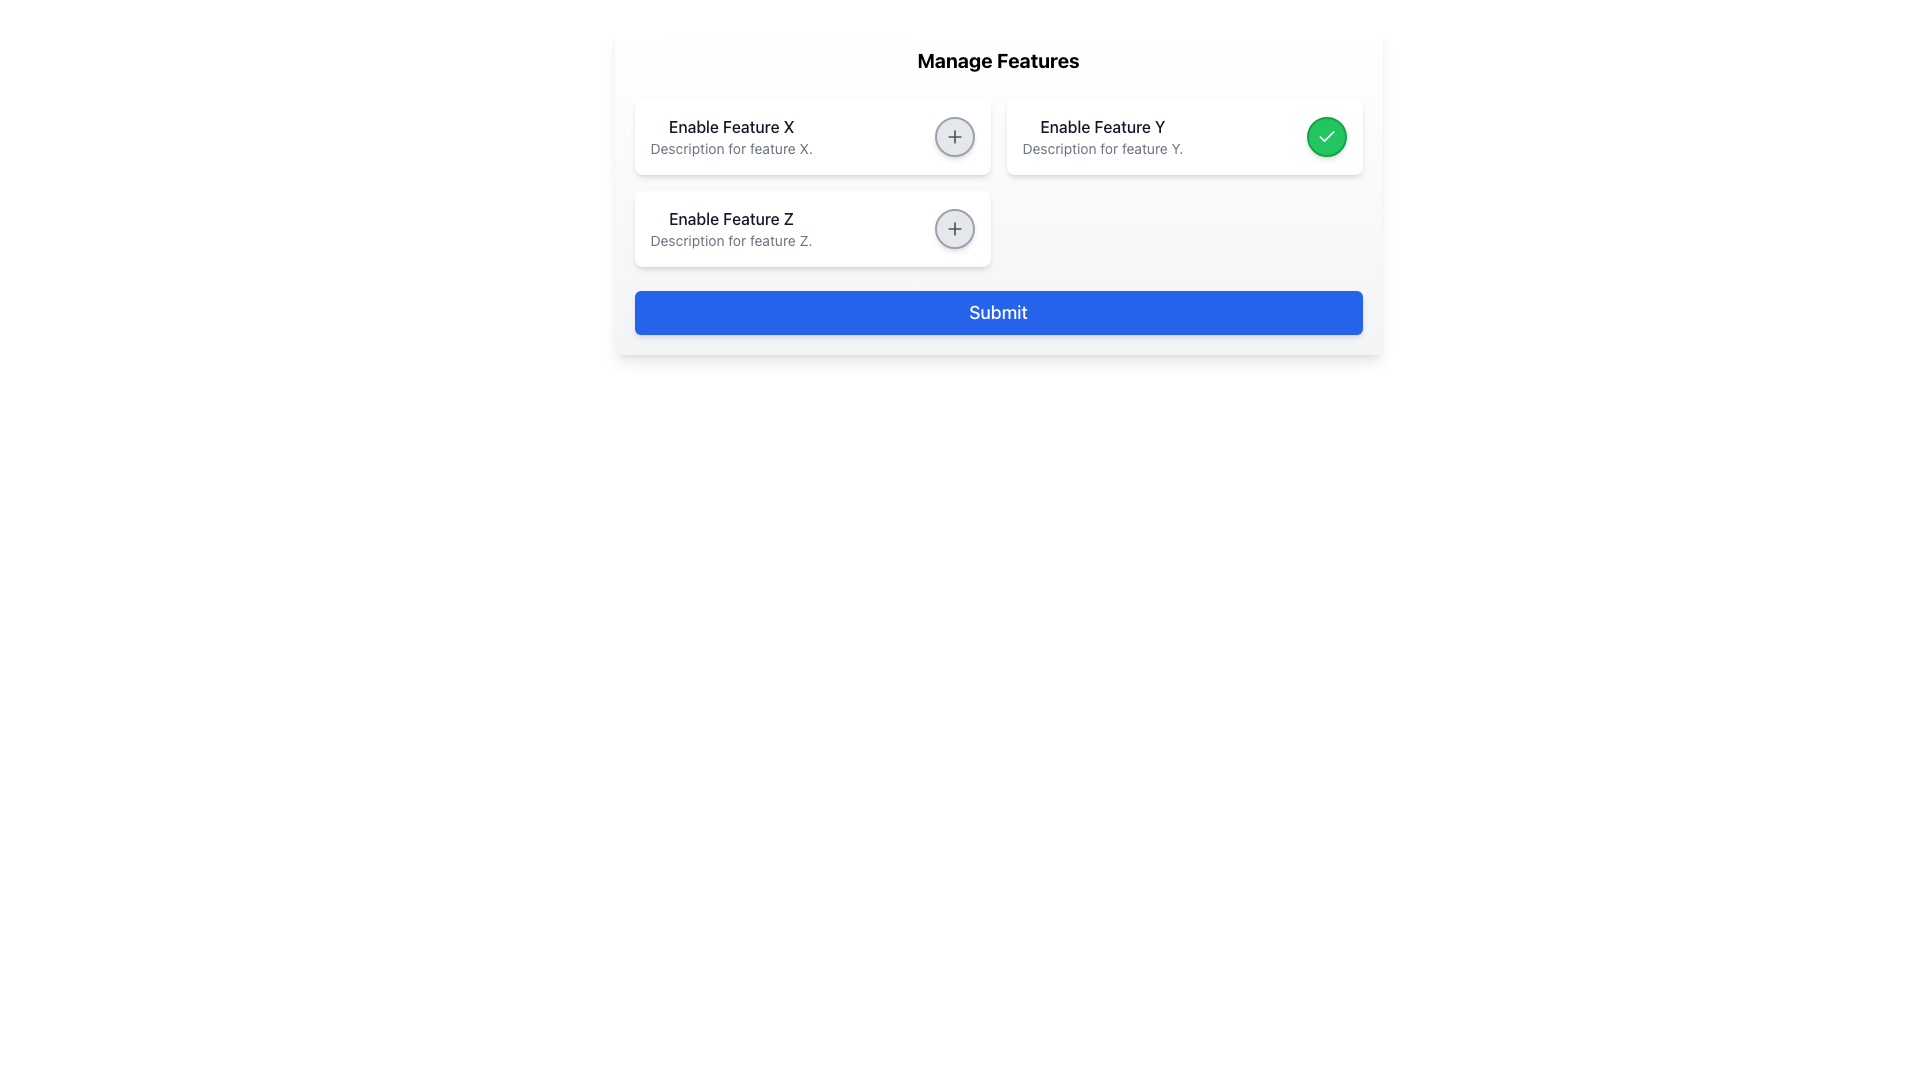 The height and width of the screenshot is (1080, 1920). Describe the element at coordinates (730, 227) in the screenshot. I see `the Text Block element that reads 'Enable Feature Z' with a subtitle 'Description for feature Z.' located under 'Manage Features.'` at that location.